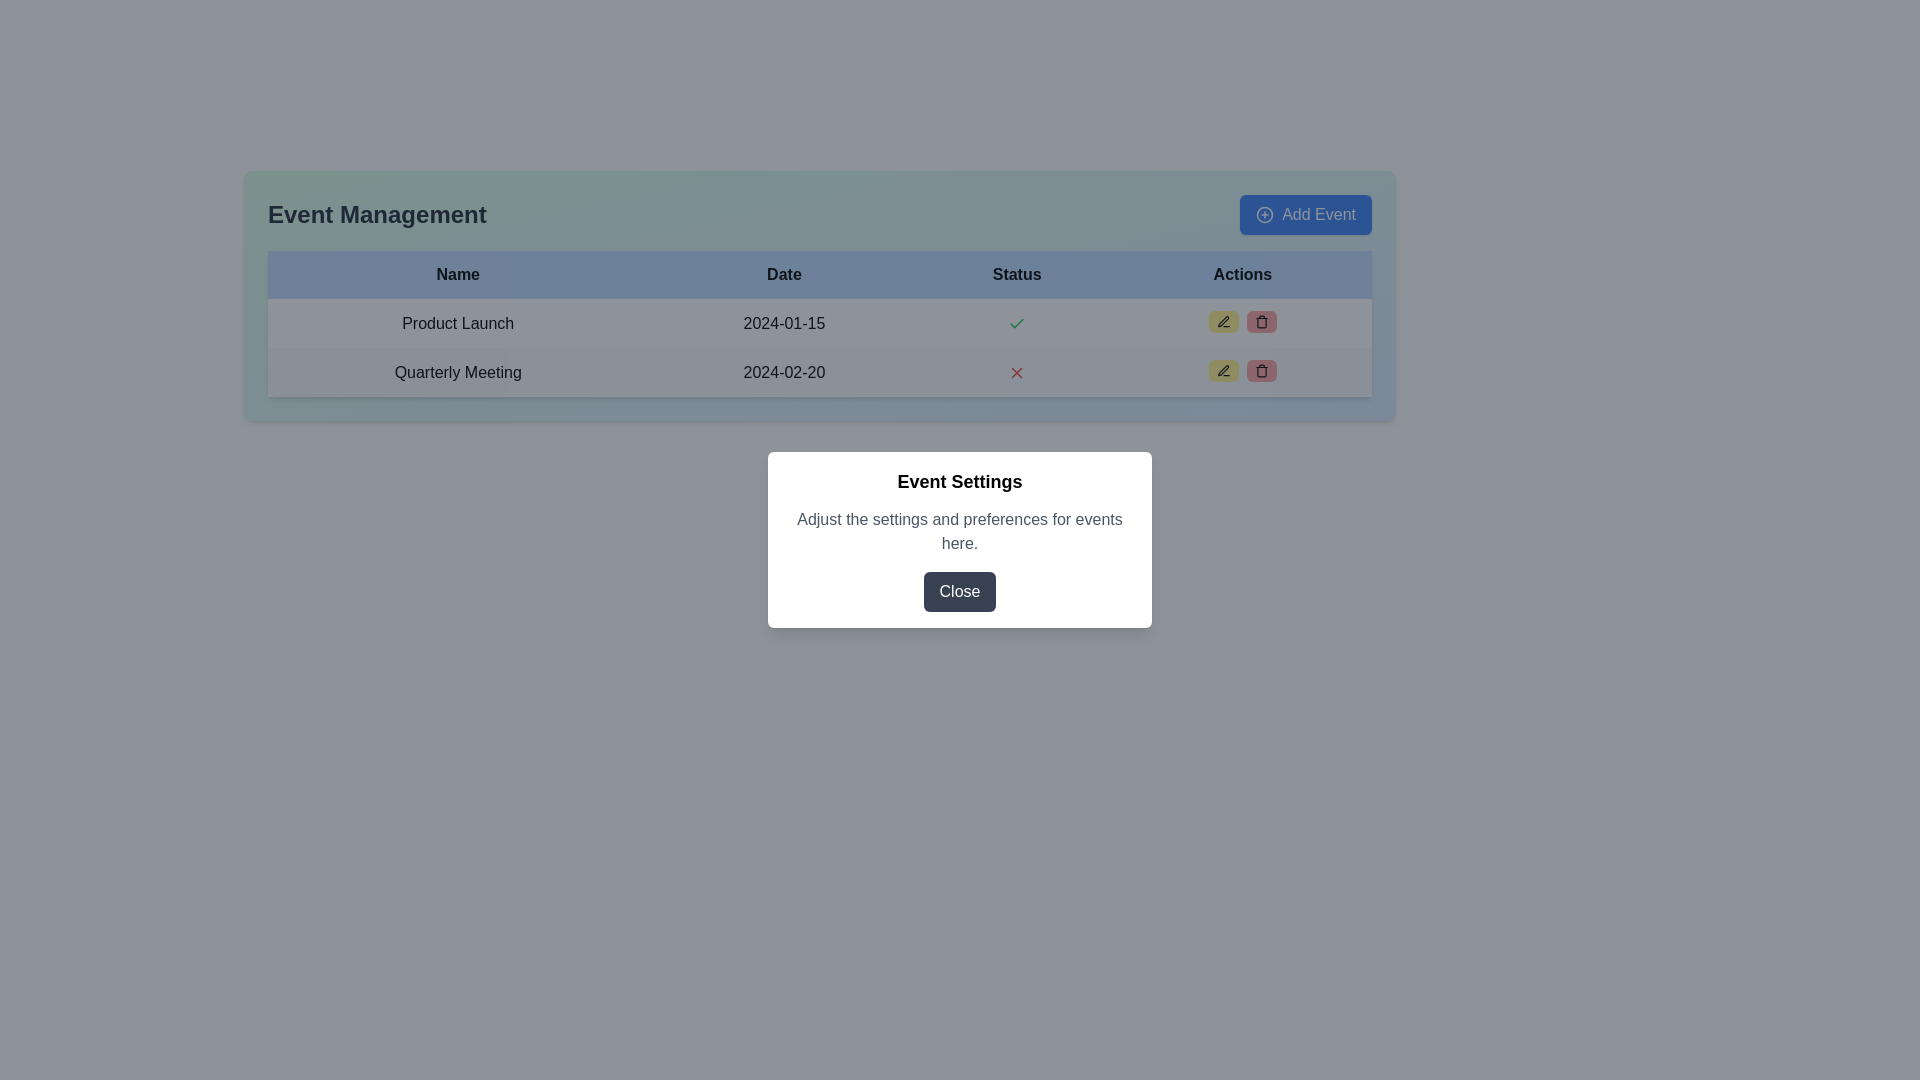 The width and height of the screenshot is (1920, 1080). What do you see at coordinates (960, 590) in the screenshot?
I see `the 'Close' button located at the bottom center of the 'Event Settings' modal dialog to change its appearance` at bounding box center [960, 590].